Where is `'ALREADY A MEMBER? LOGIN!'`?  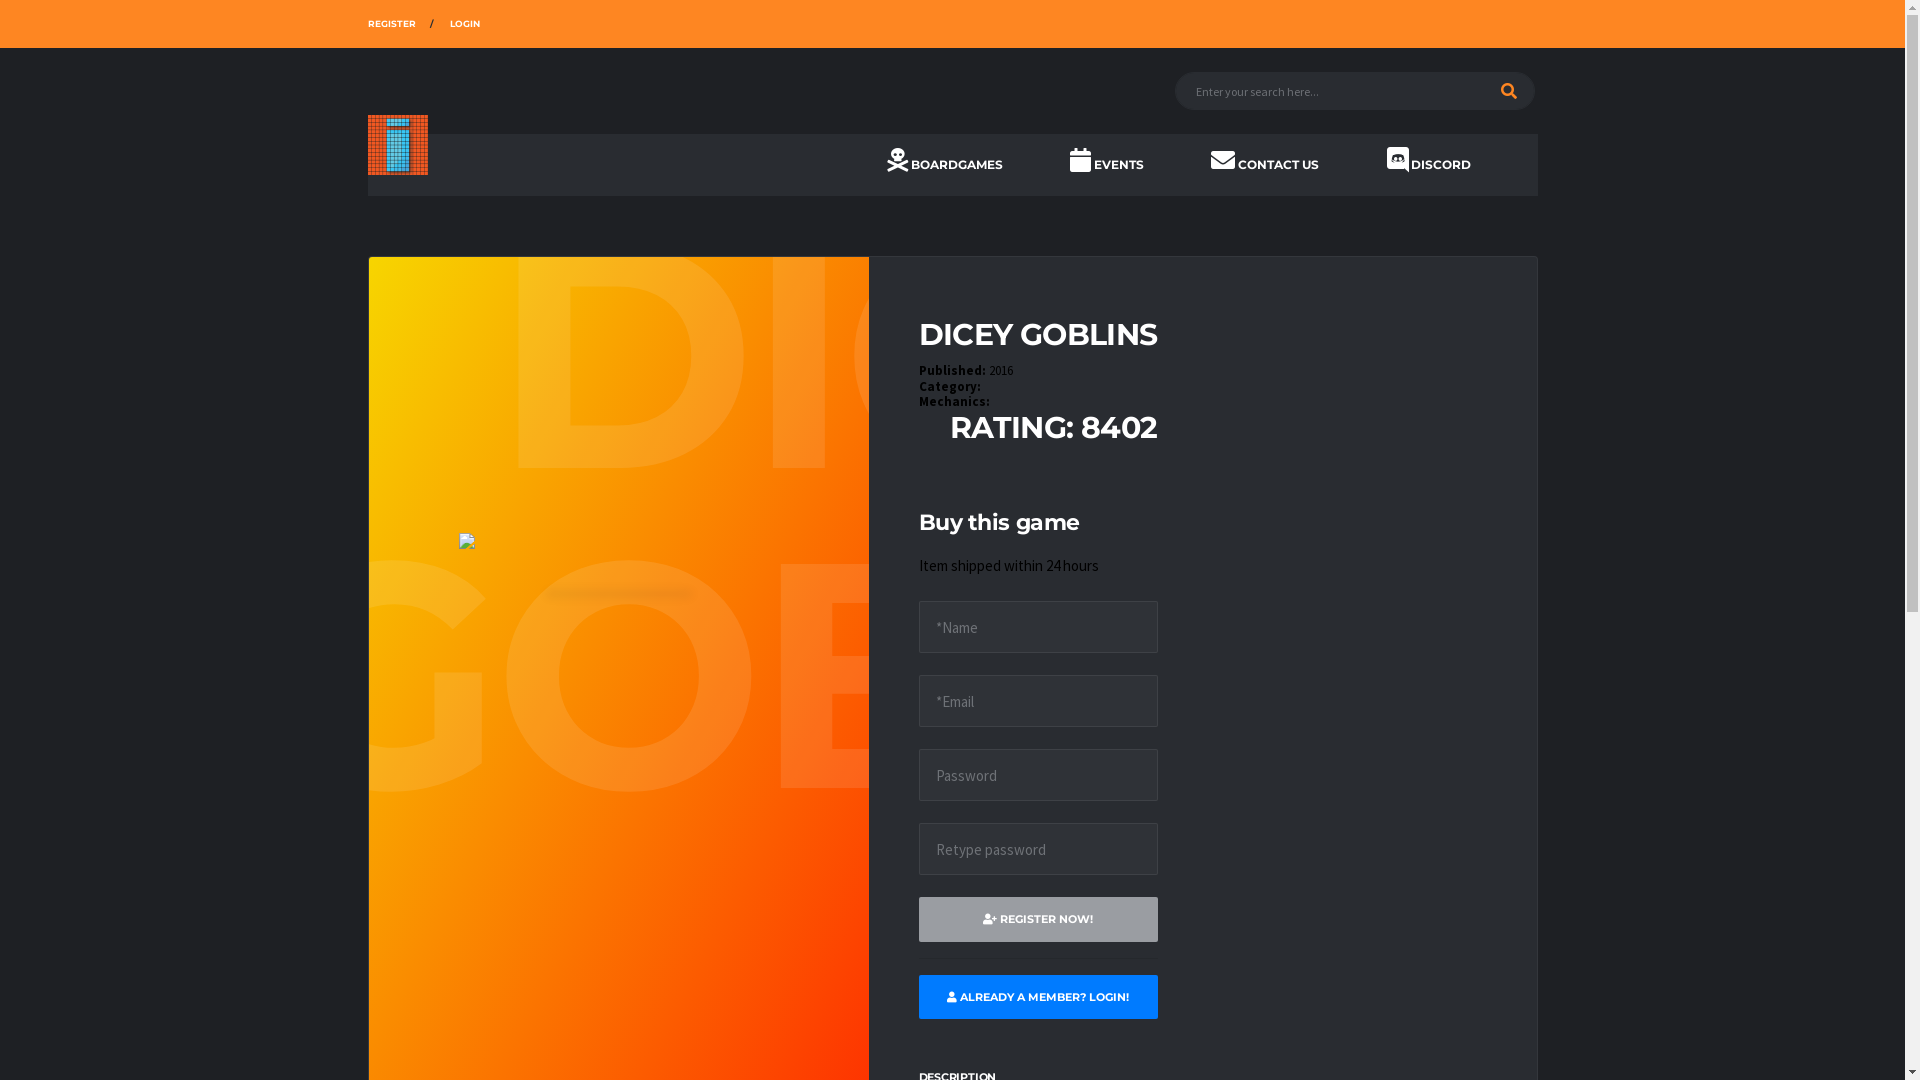
'ALREADY A MEMBER? LOGIN!' is located at coordinates (1037, 997).